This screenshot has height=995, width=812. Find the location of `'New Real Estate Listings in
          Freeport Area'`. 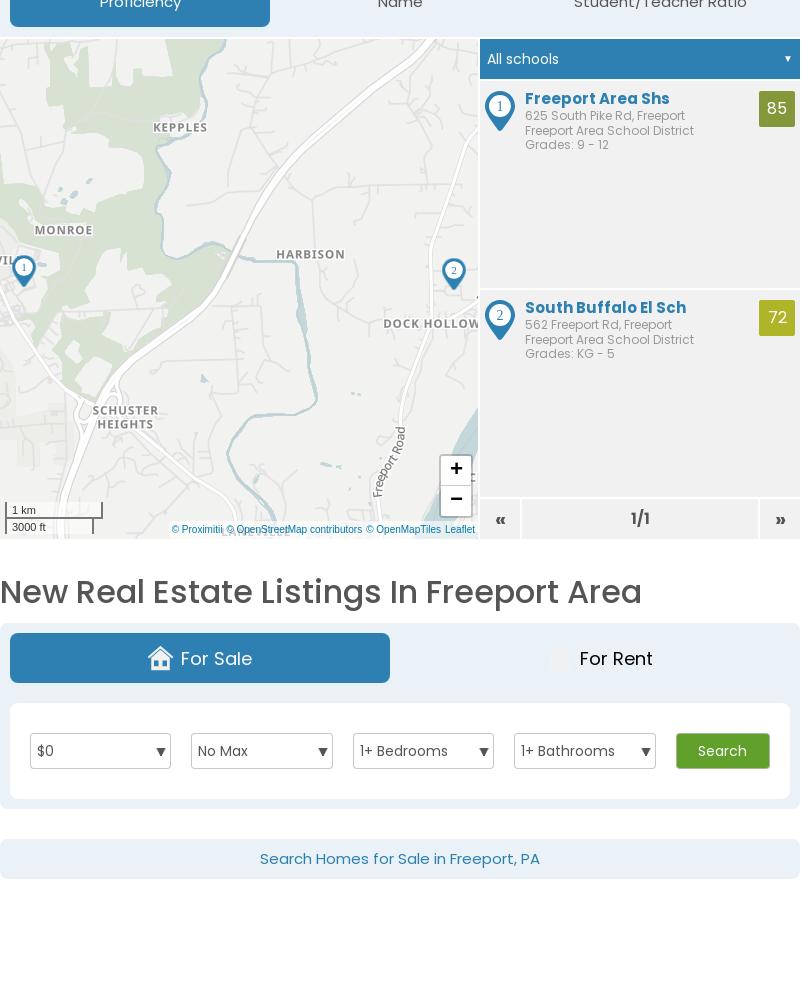

'New Real Estate Listings in
          Freeport Area' is located at coordinates (320, 589).